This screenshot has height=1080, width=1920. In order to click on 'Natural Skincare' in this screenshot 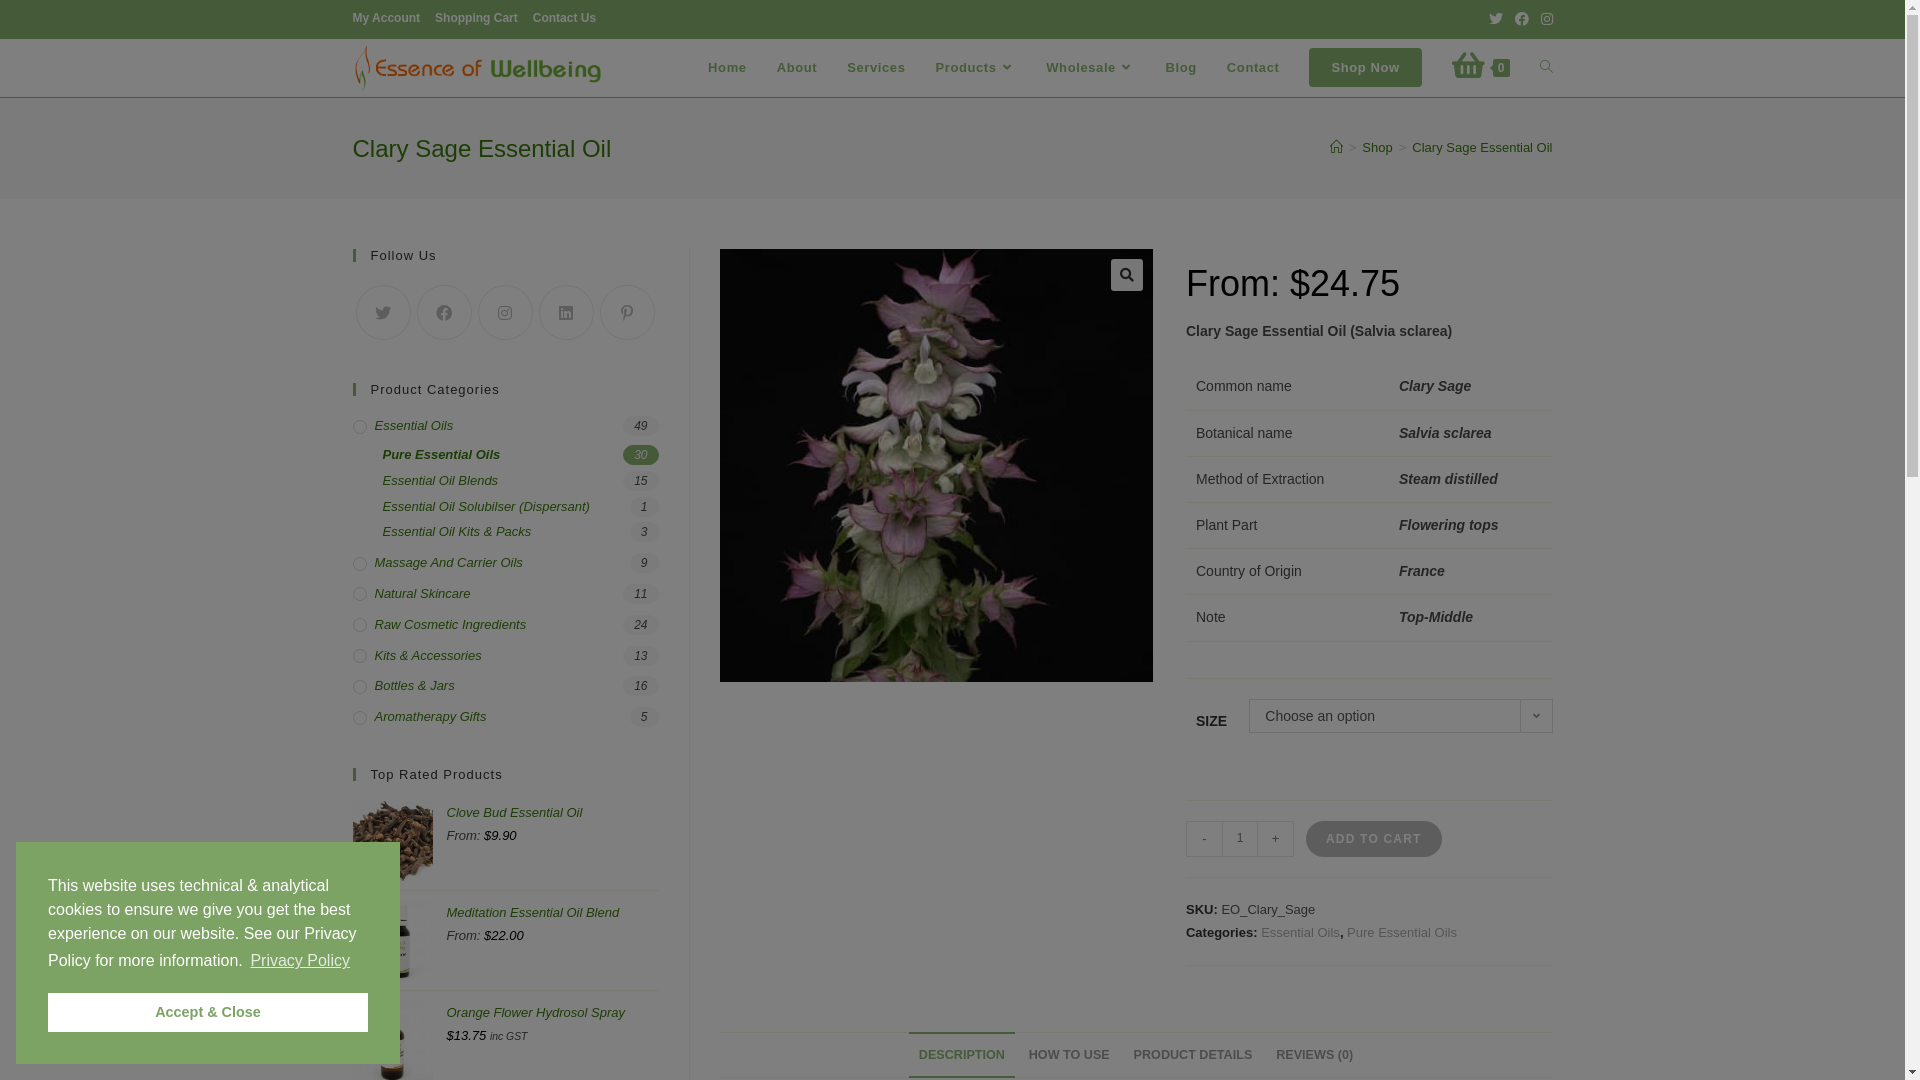, I will do `click(504, 593)`.